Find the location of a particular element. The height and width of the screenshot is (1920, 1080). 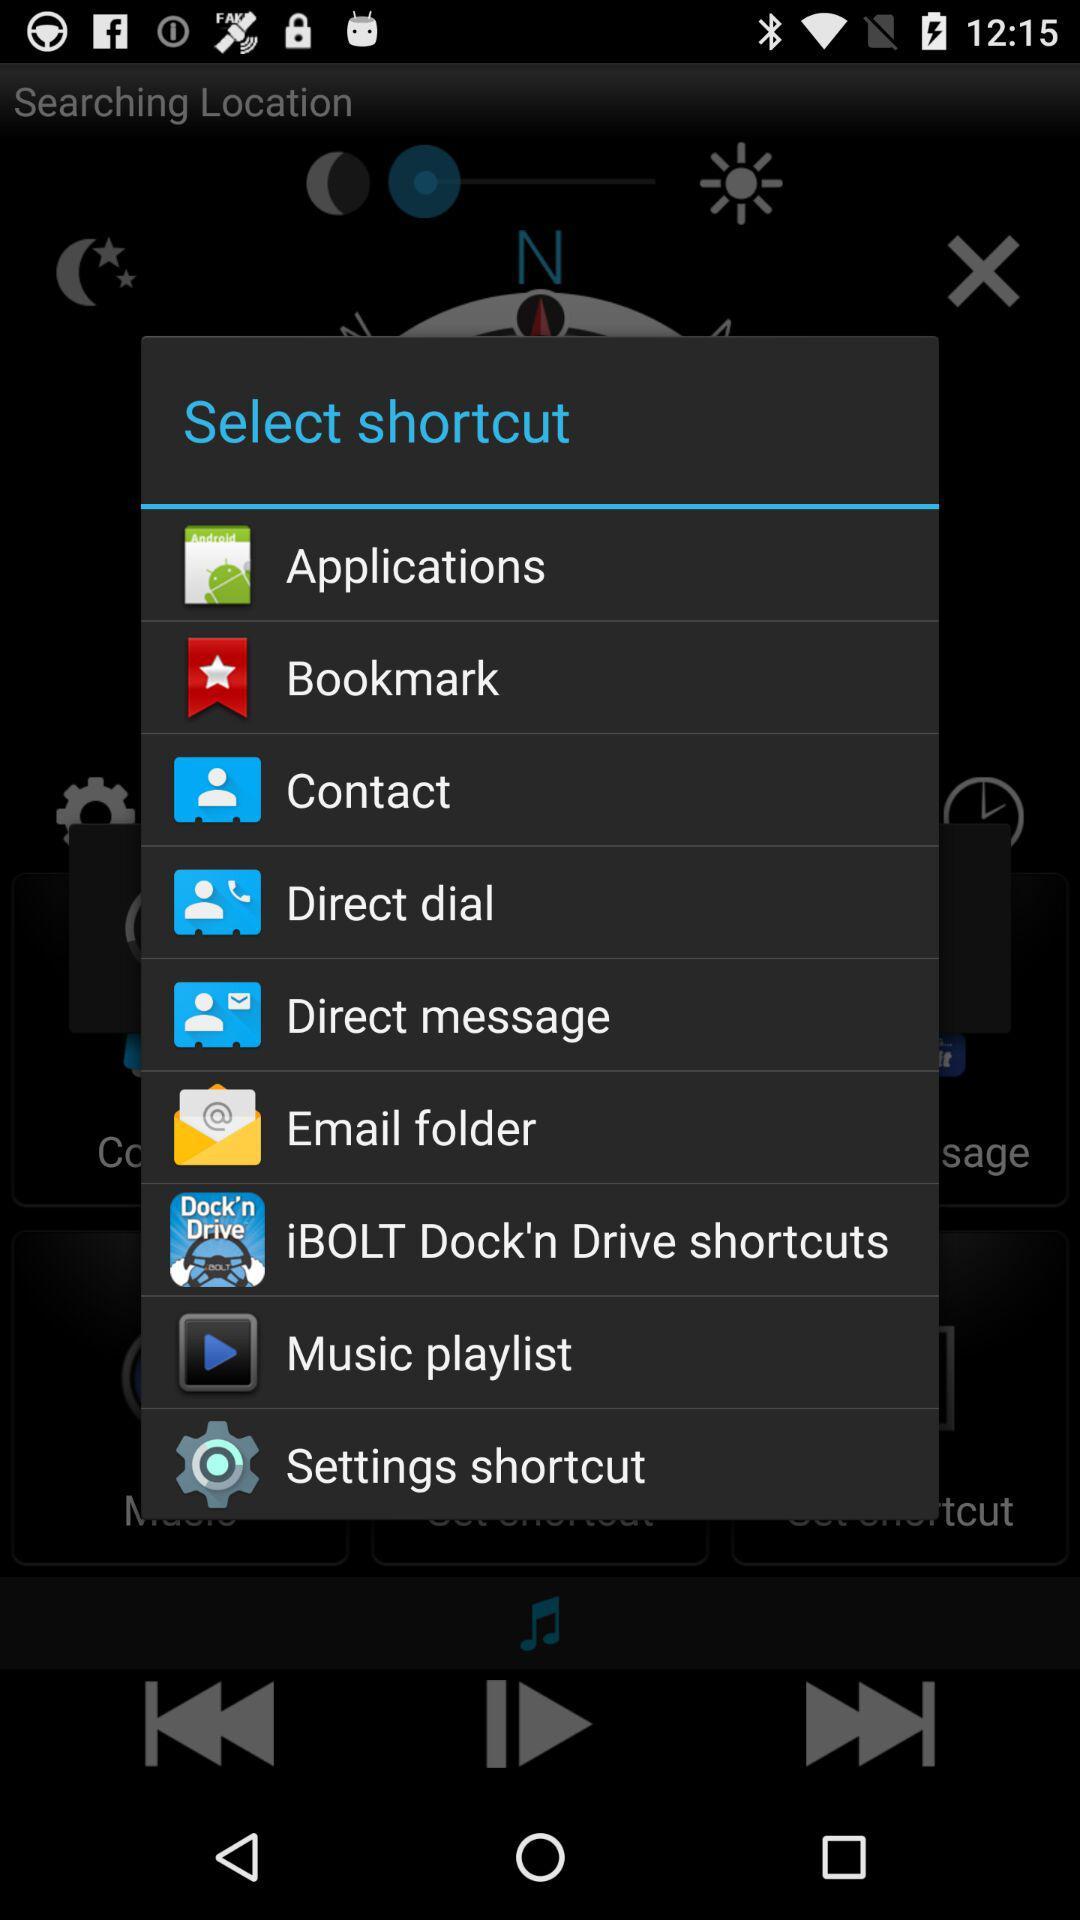

the contact item is located at coordinates (540, 788).